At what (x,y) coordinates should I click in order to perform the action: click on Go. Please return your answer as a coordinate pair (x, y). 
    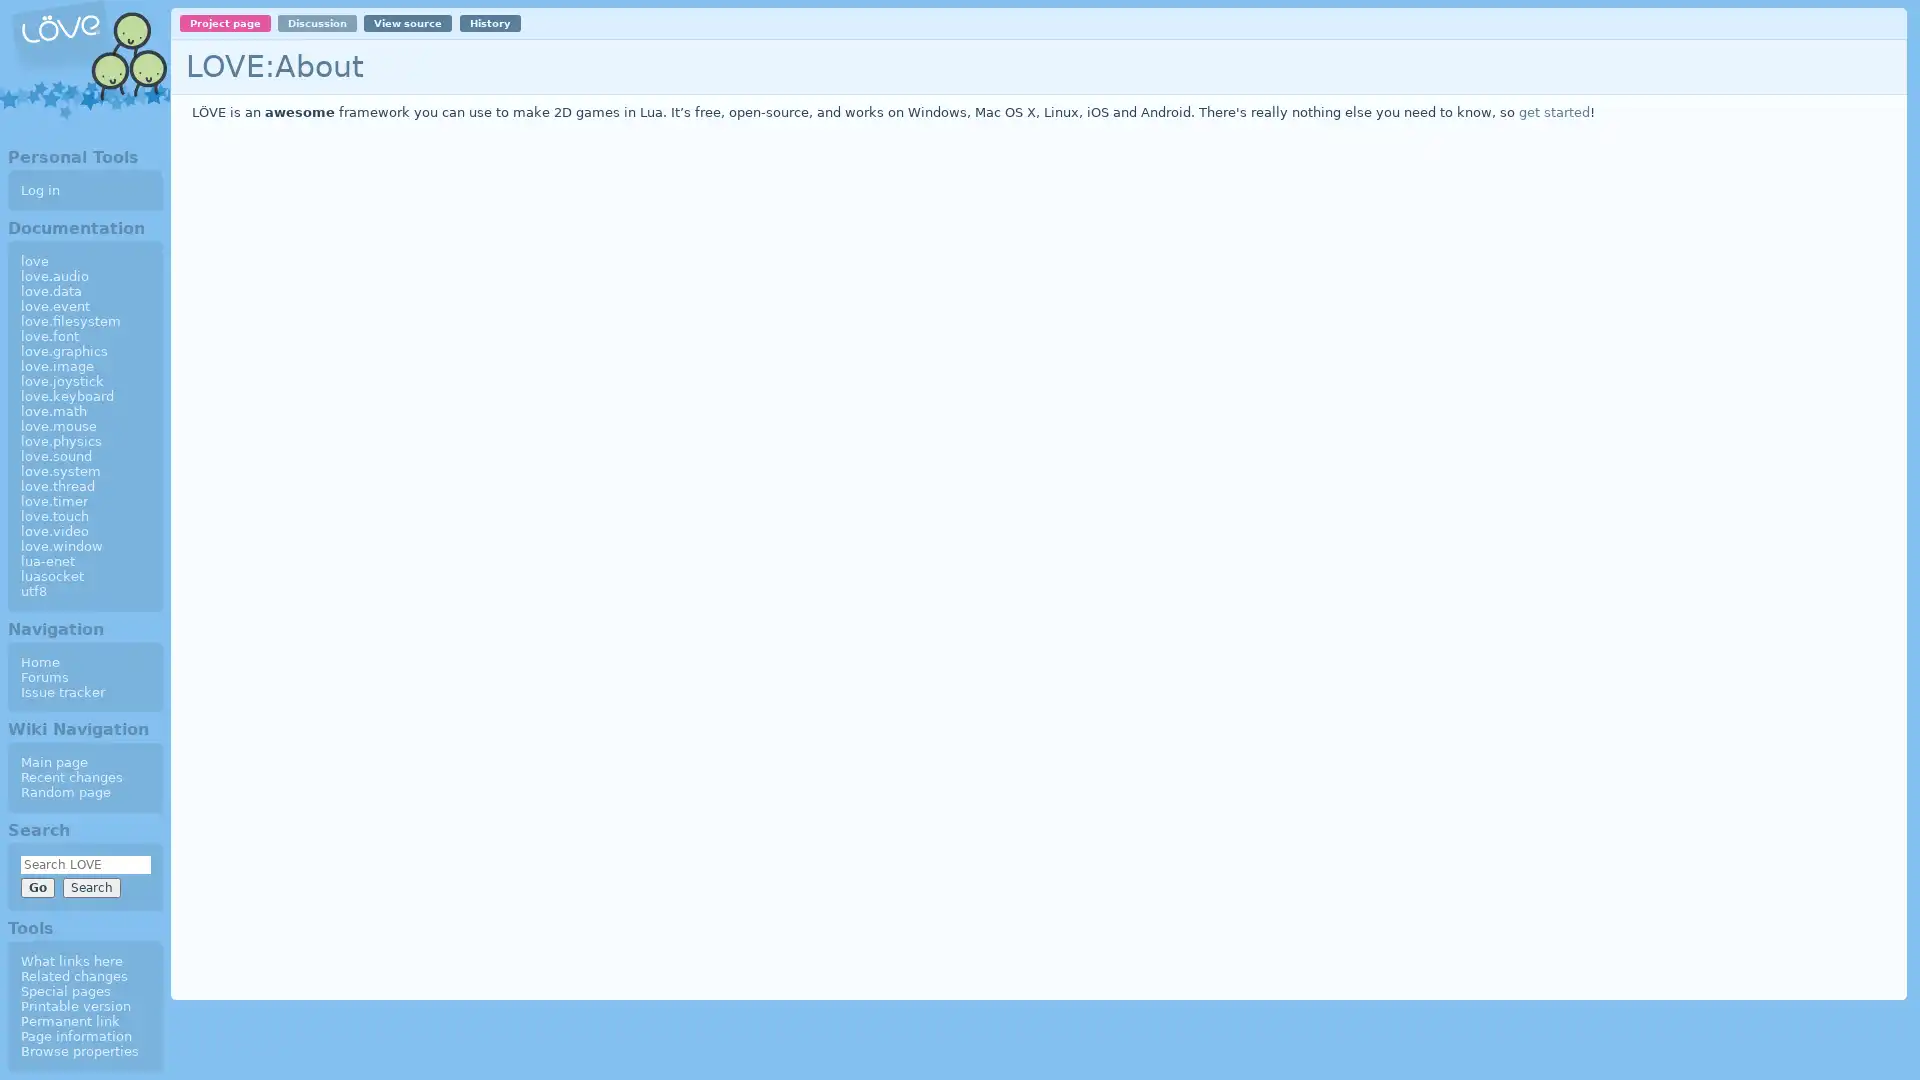
    Looking at the image, I should click on (37, 886).